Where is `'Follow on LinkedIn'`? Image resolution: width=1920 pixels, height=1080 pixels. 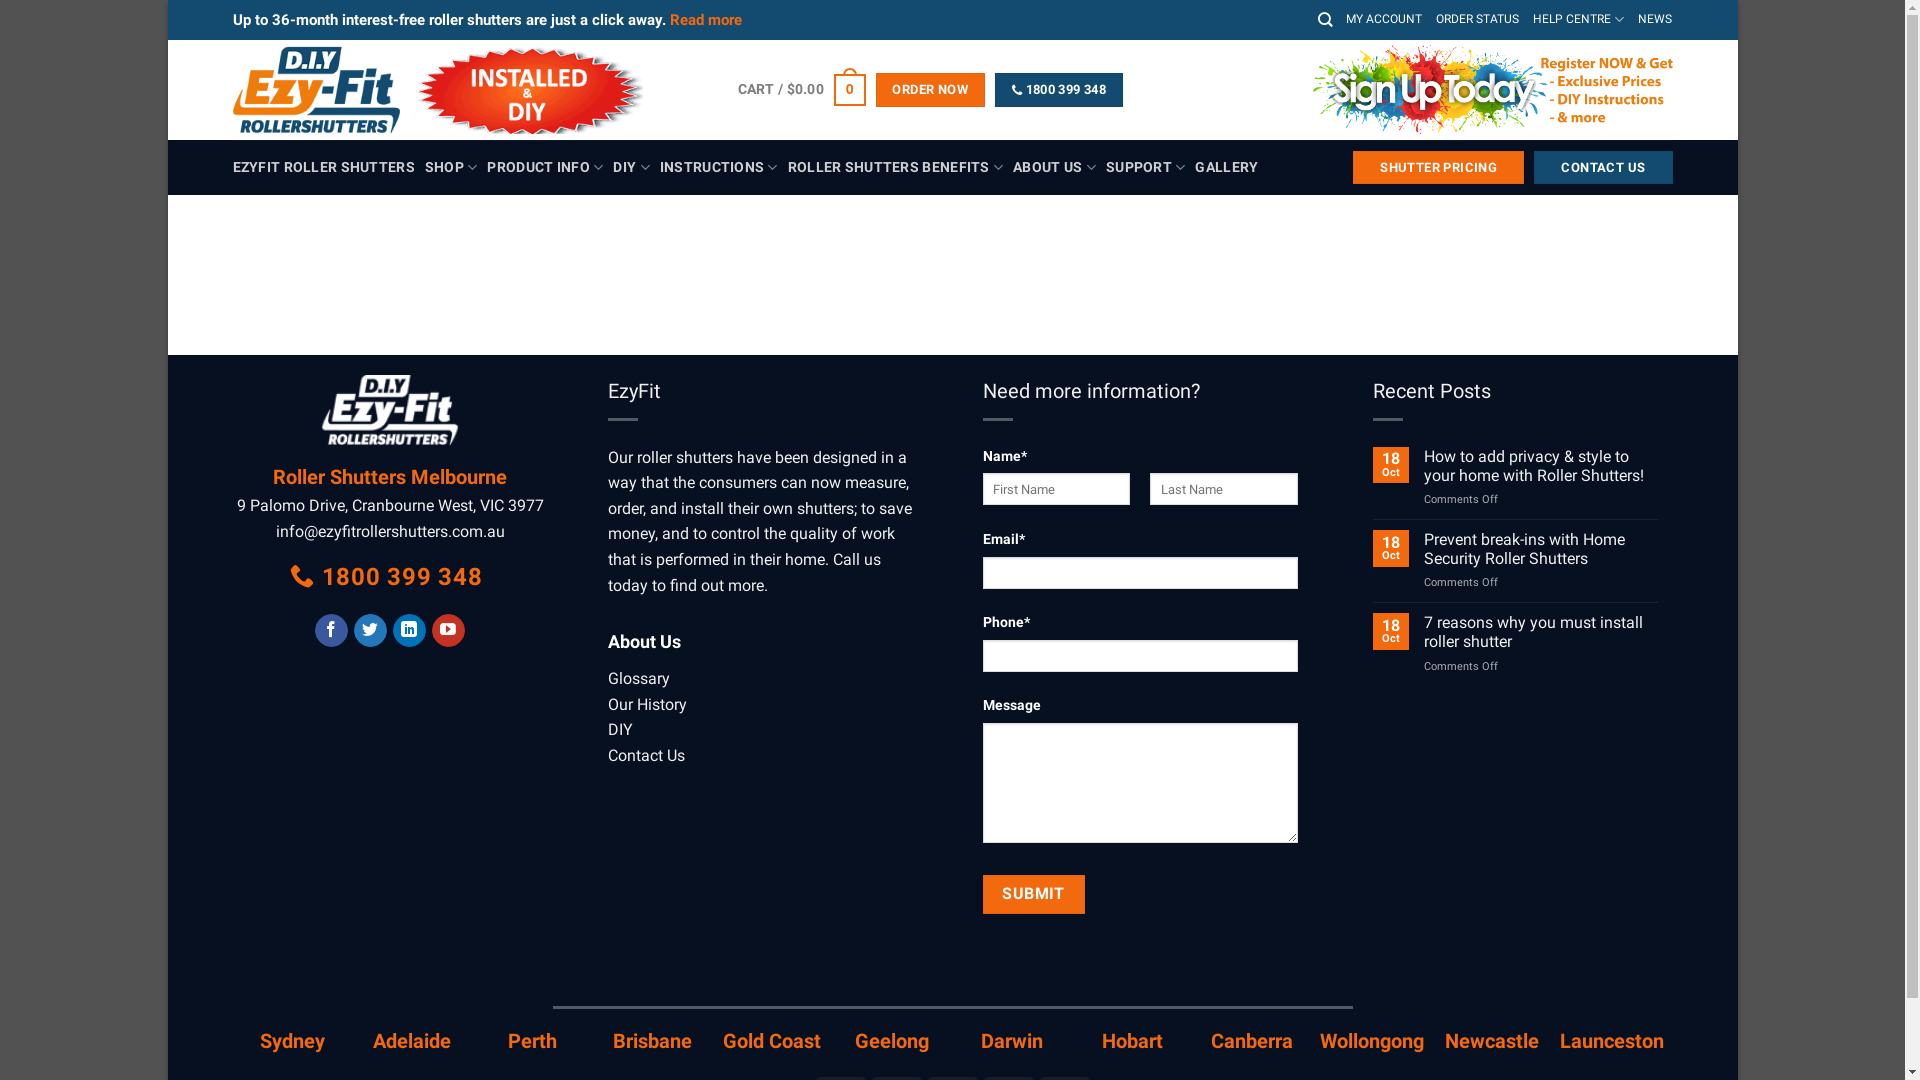
'Follow on LinkedIn' is located at coordinates (408, 631).